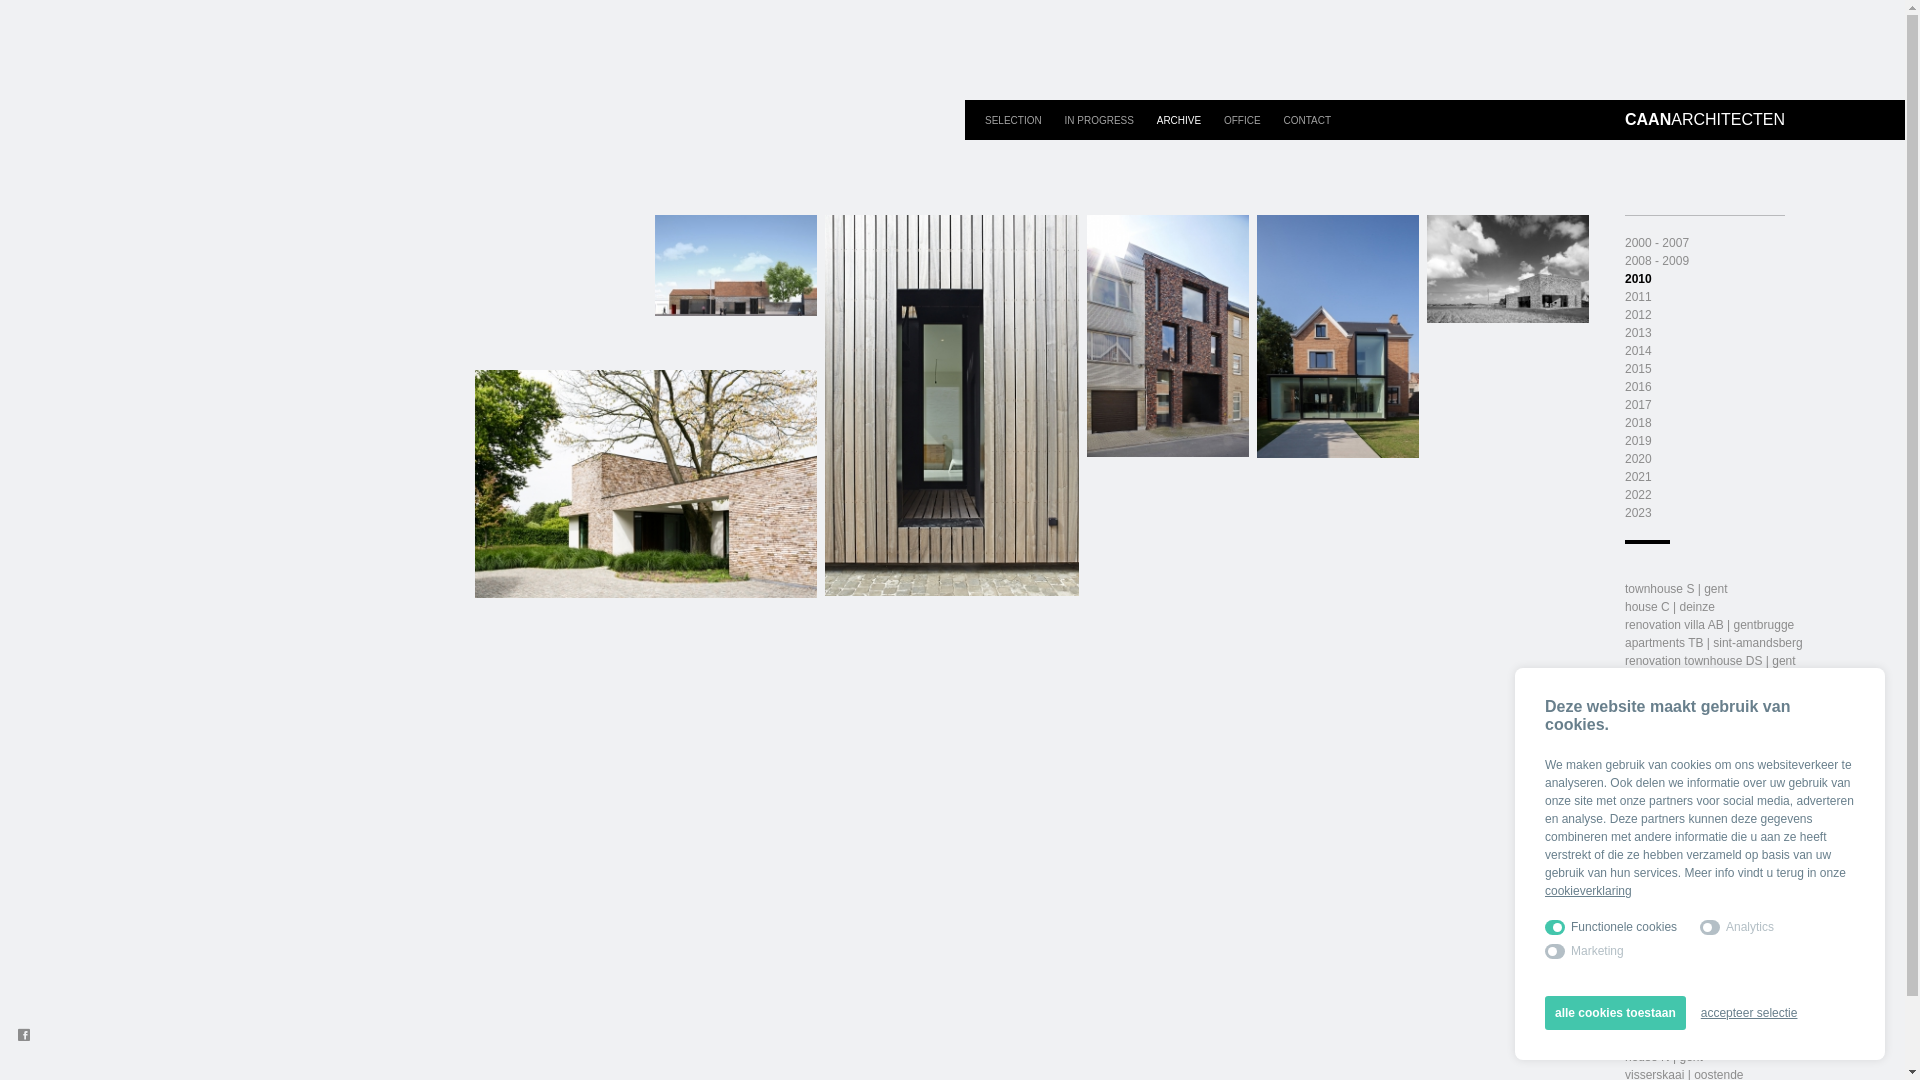  Describe the element at coordinates (1656, 260) in the screenshot. I see `'2008 - 2009'` at that location.